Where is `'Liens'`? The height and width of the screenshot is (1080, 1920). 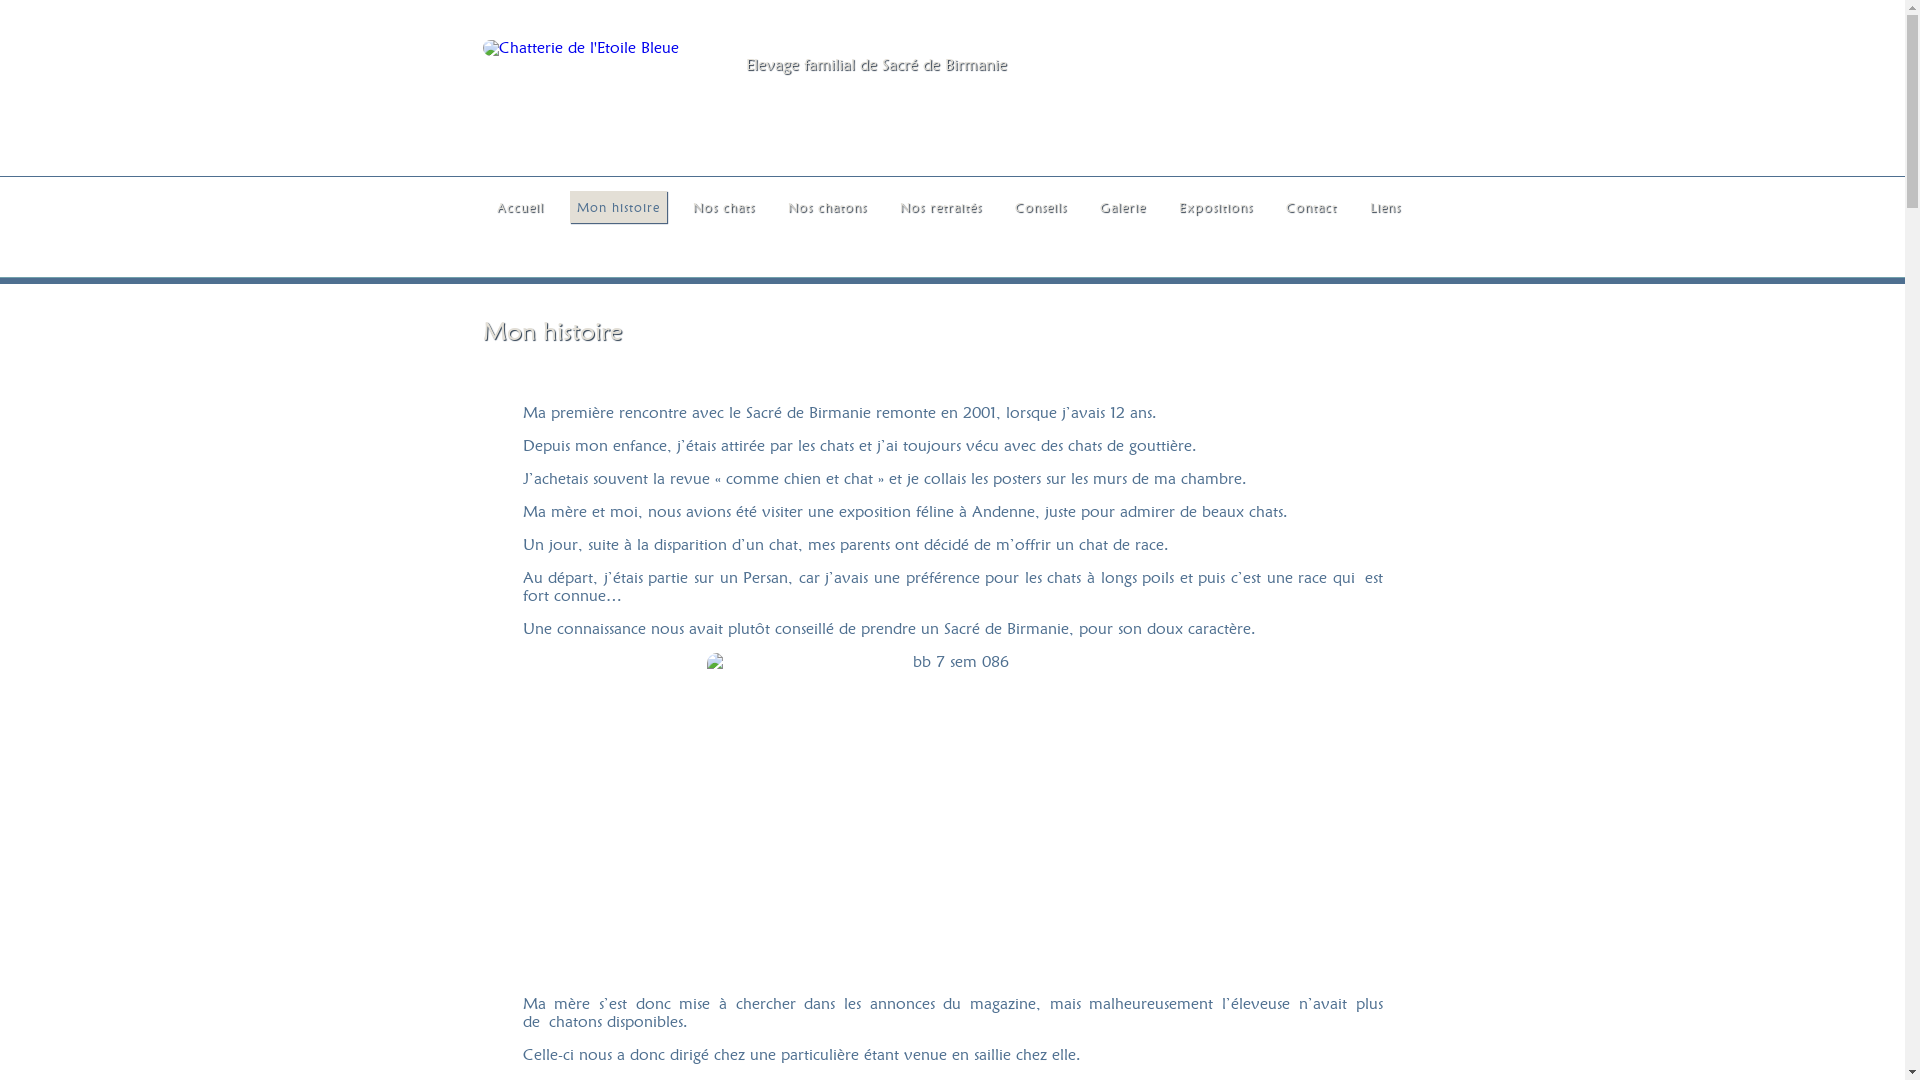 'Liens' is located at coordinates (1361, 207).